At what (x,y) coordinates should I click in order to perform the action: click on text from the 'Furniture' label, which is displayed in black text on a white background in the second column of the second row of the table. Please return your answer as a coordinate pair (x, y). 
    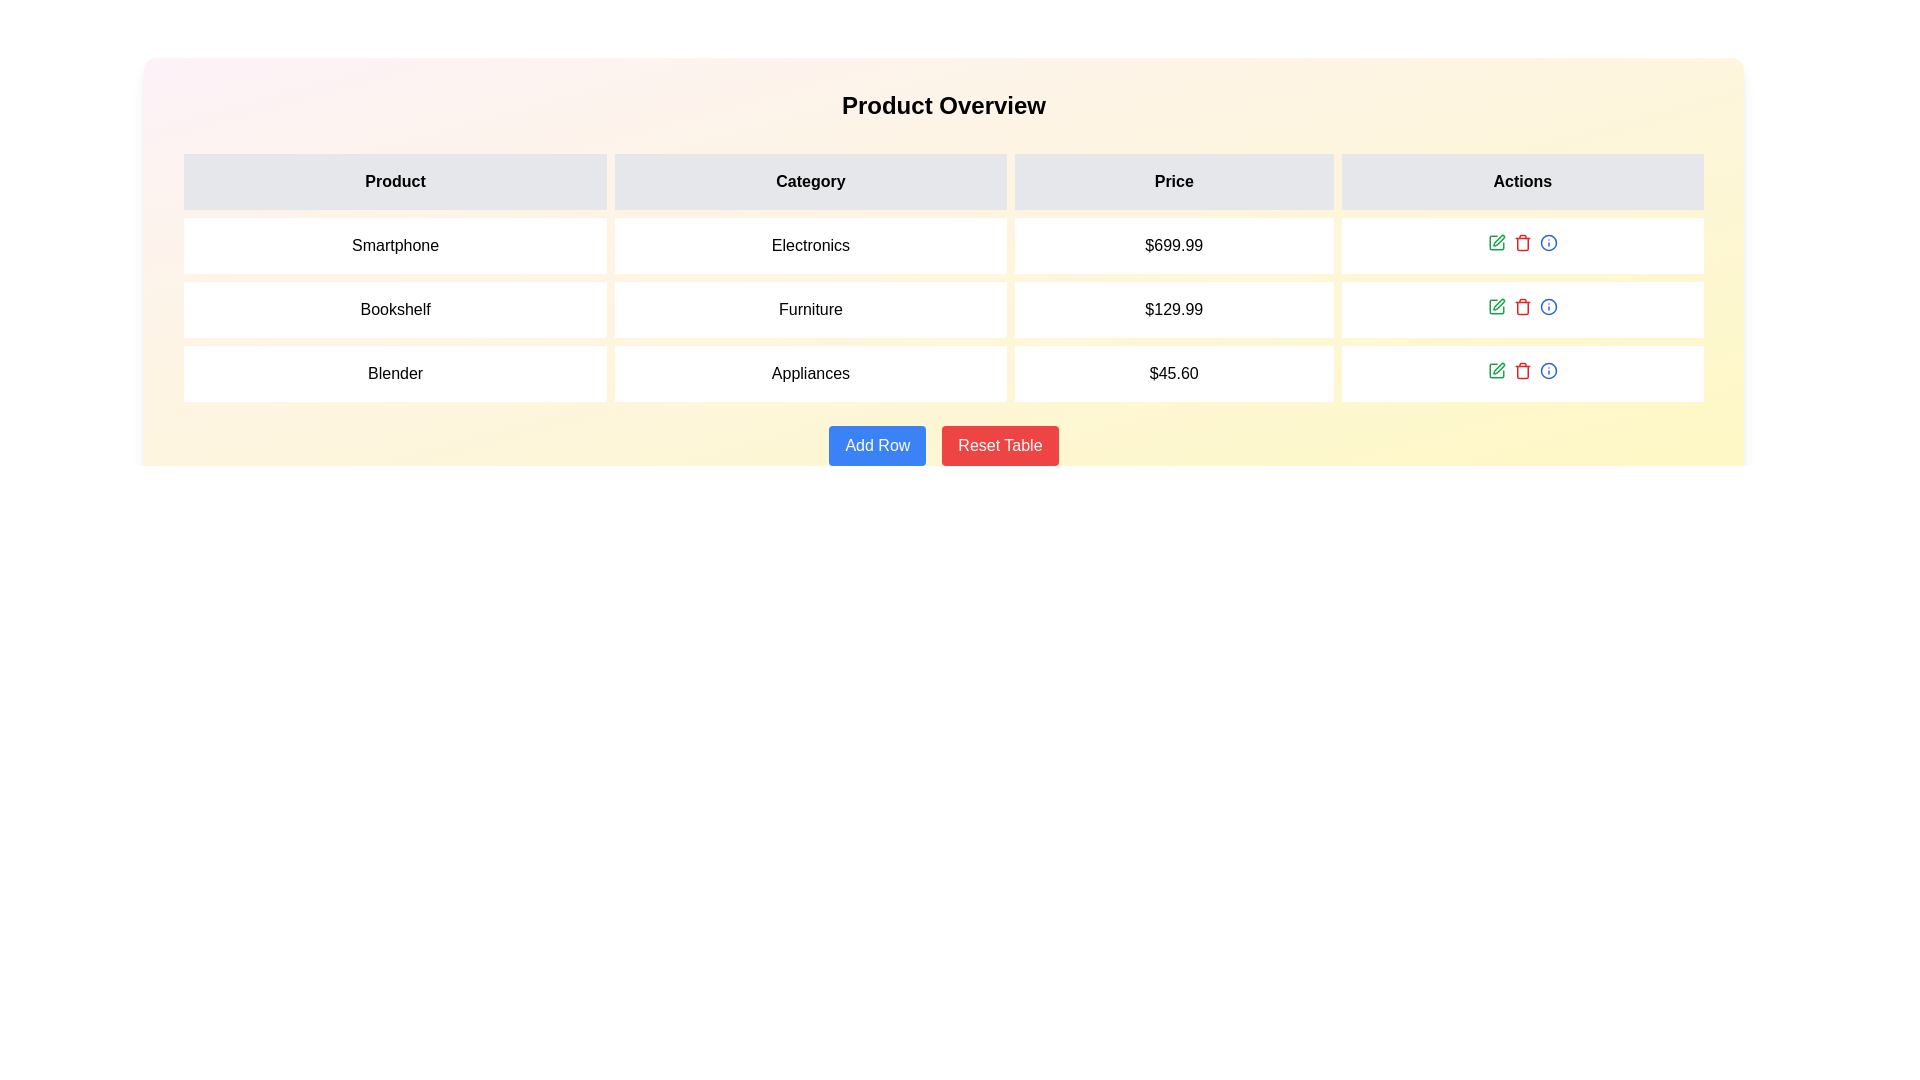
    Looking at the image, I should click on (811, 309).